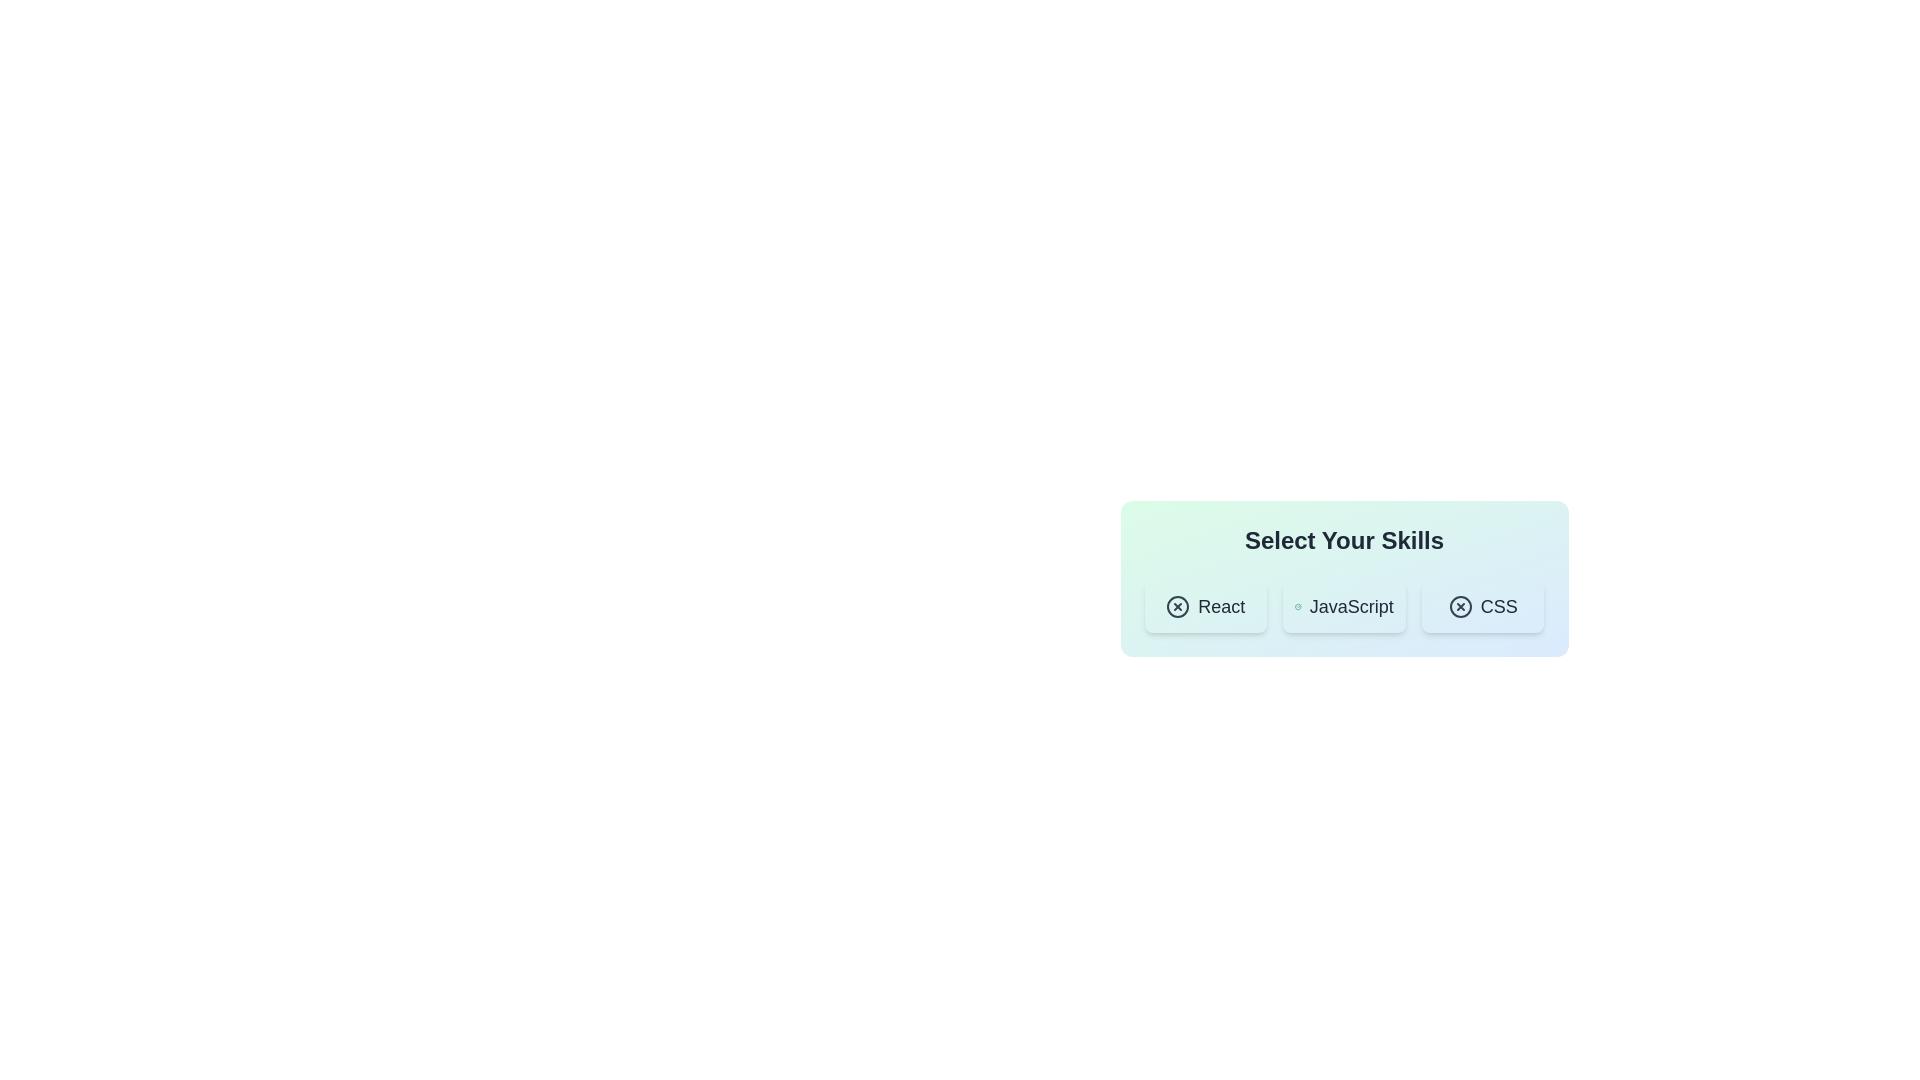  What do you see at coordinates (1344, 605) in the screenshot?
I see `the chip labeled JavaScript to toggle its selection` at bounding box center [1344, 605].